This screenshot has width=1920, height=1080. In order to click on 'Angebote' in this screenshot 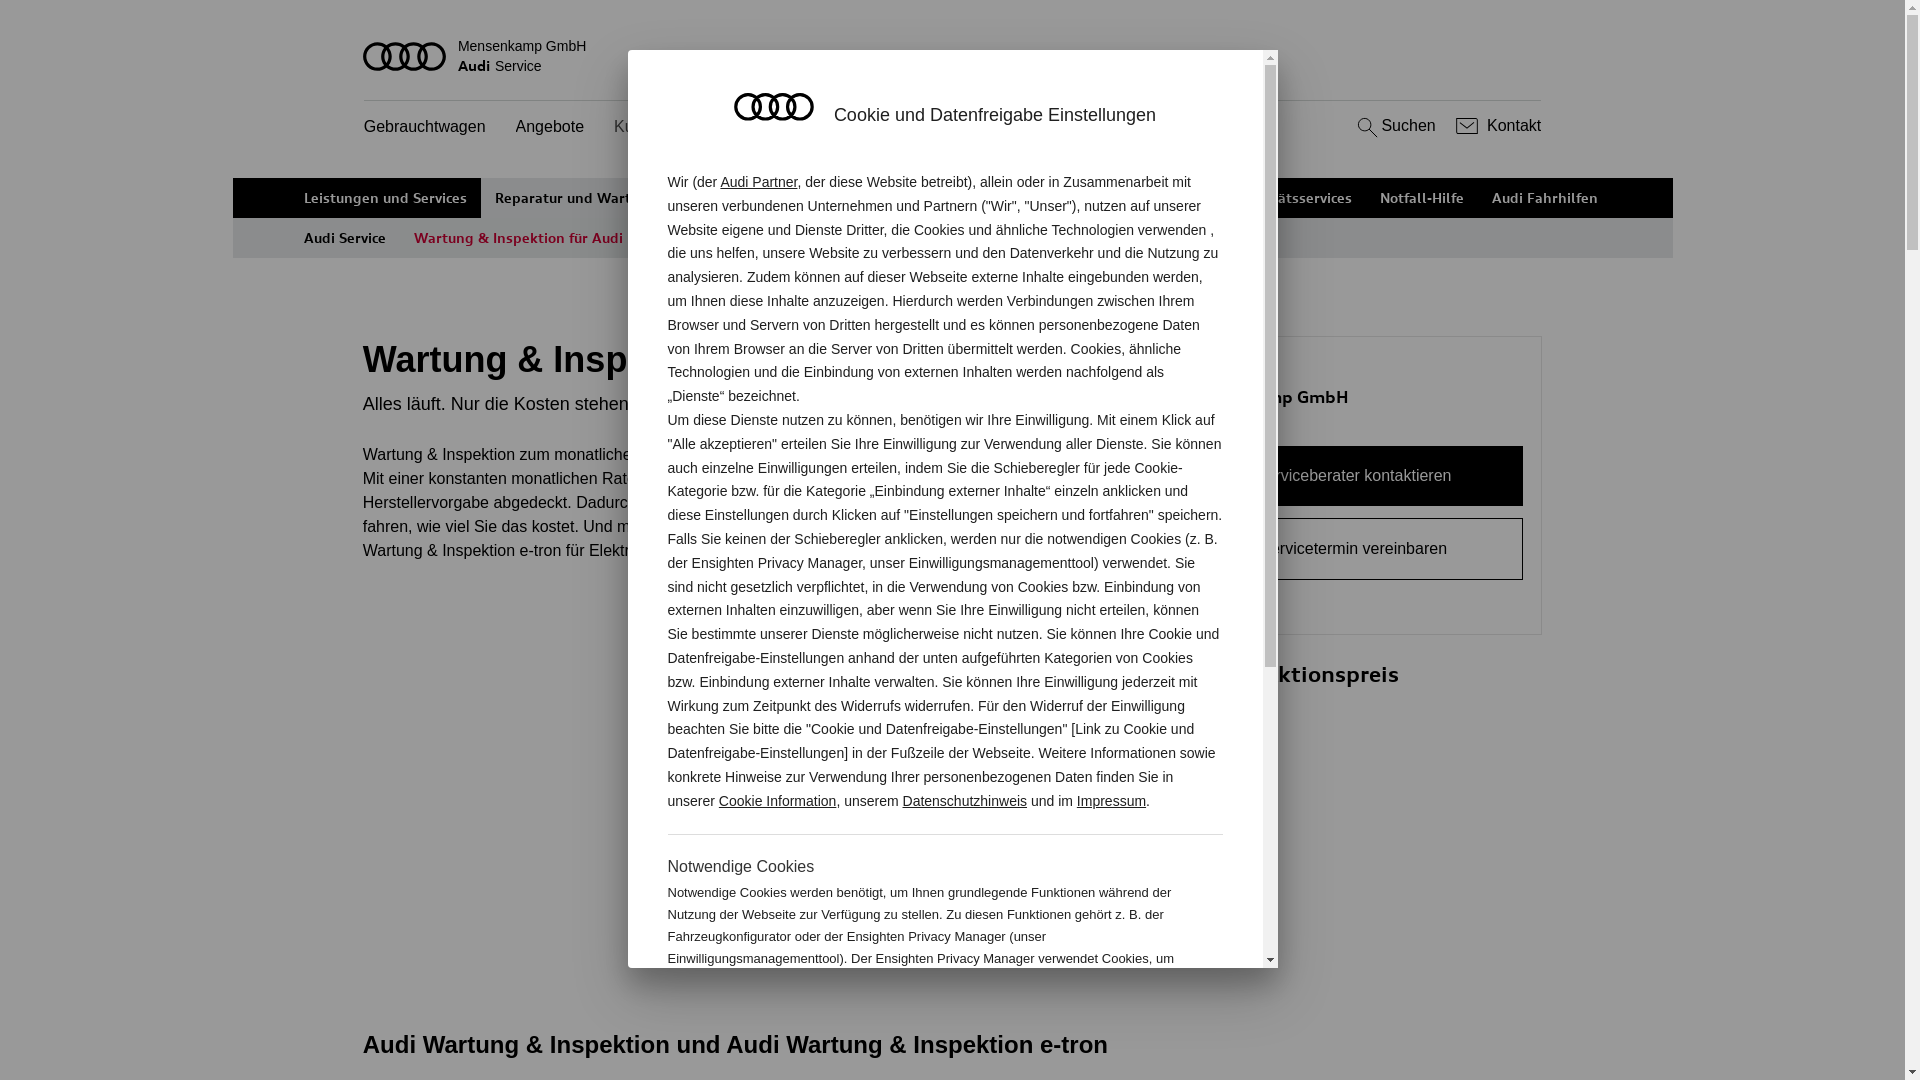, I will do `click(550, 127)`.